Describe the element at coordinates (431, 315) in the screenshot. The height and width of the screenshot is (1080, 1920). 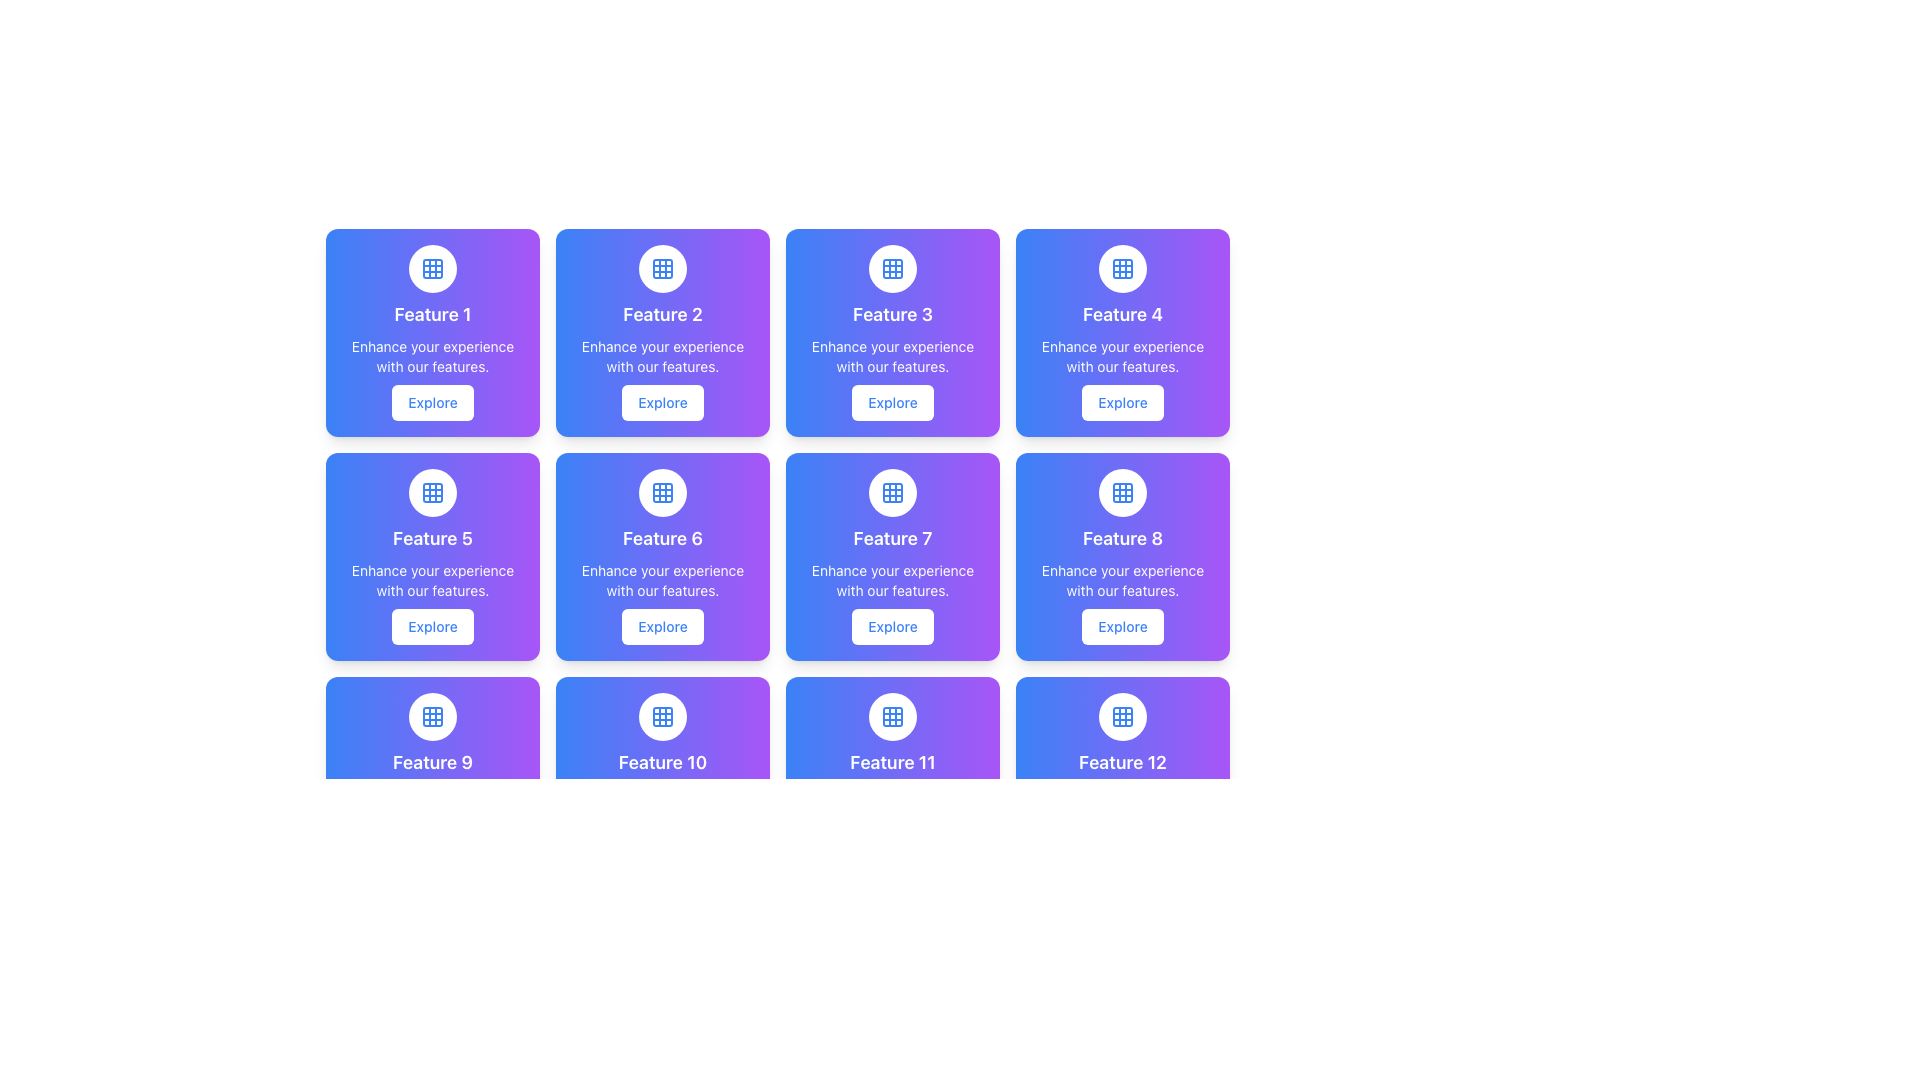
I see `the title text of the card, which is located at the top-center of the rectangular card component in the first row and first column of a 4x3 grid layout` at that location.